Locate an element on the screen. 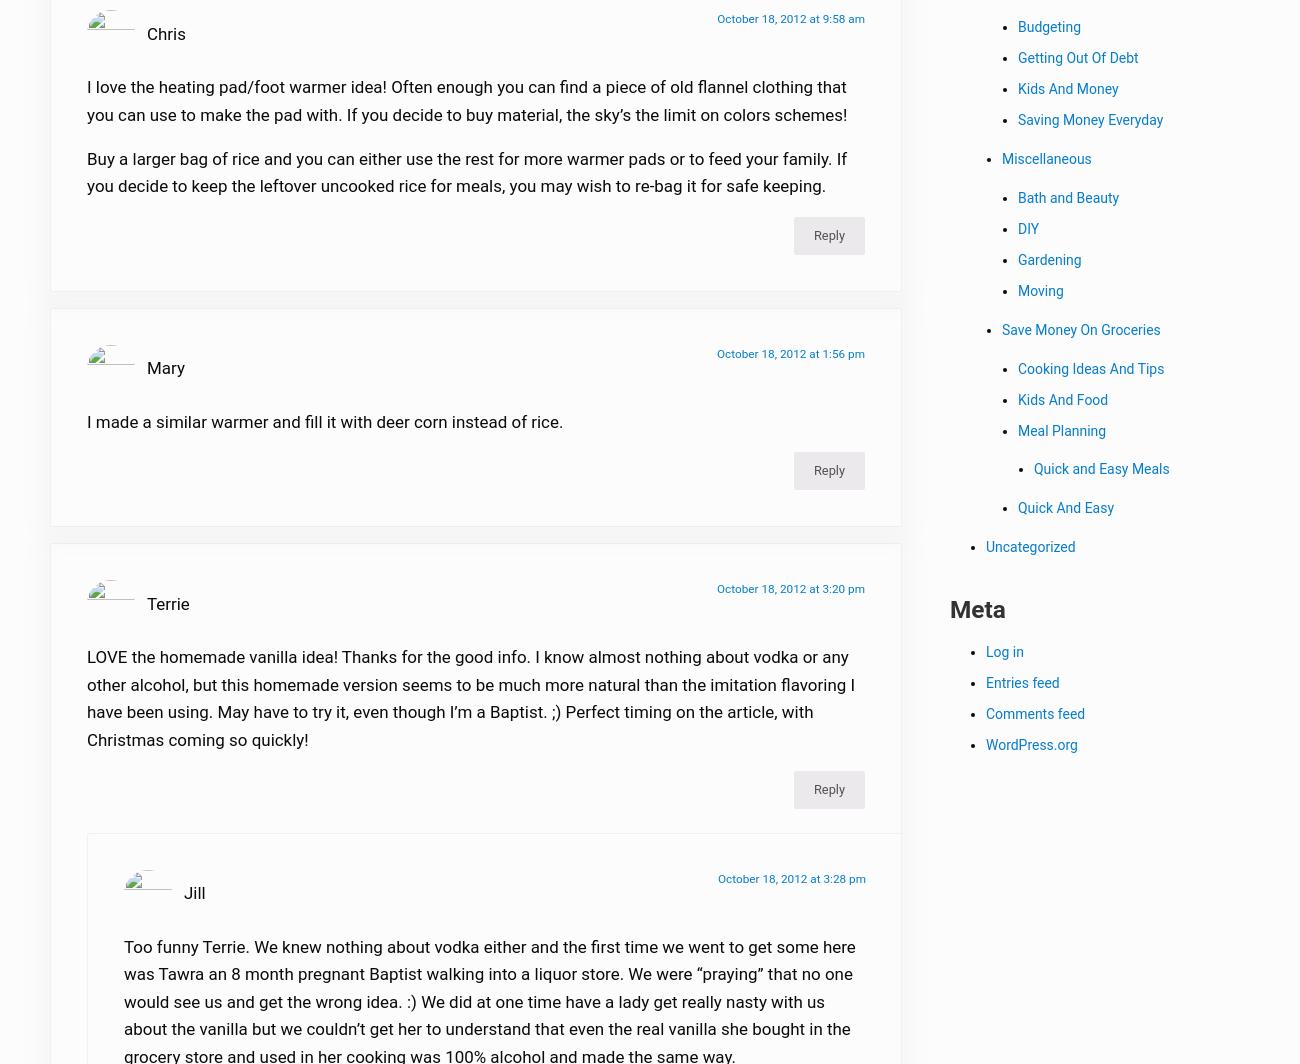  'October 18, 2012 at 3:20 pm' is located at coordinates (790, 600).